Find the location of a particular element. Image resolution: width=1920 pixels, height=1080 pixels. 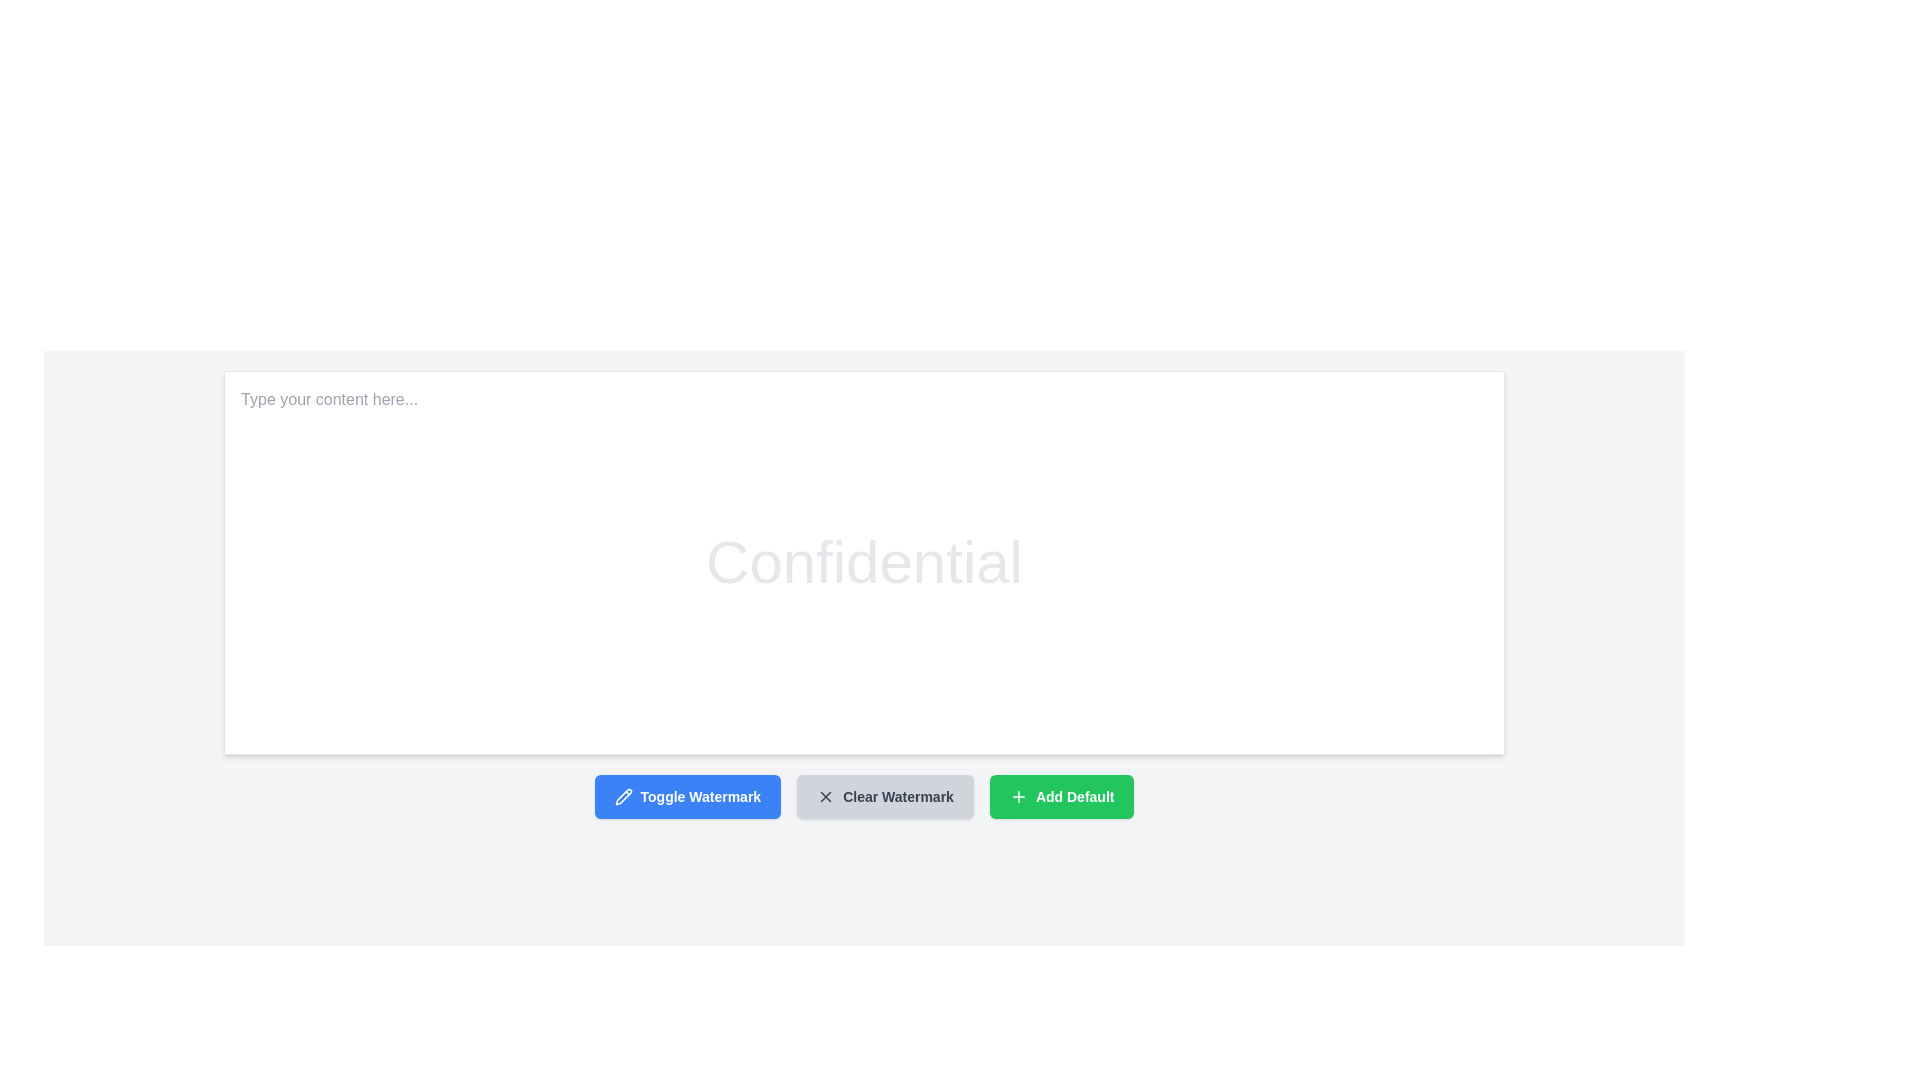

the 'Toggle Watermark' button in the Button Group located at the bottom of the content block is located at coordinates (864, 796).